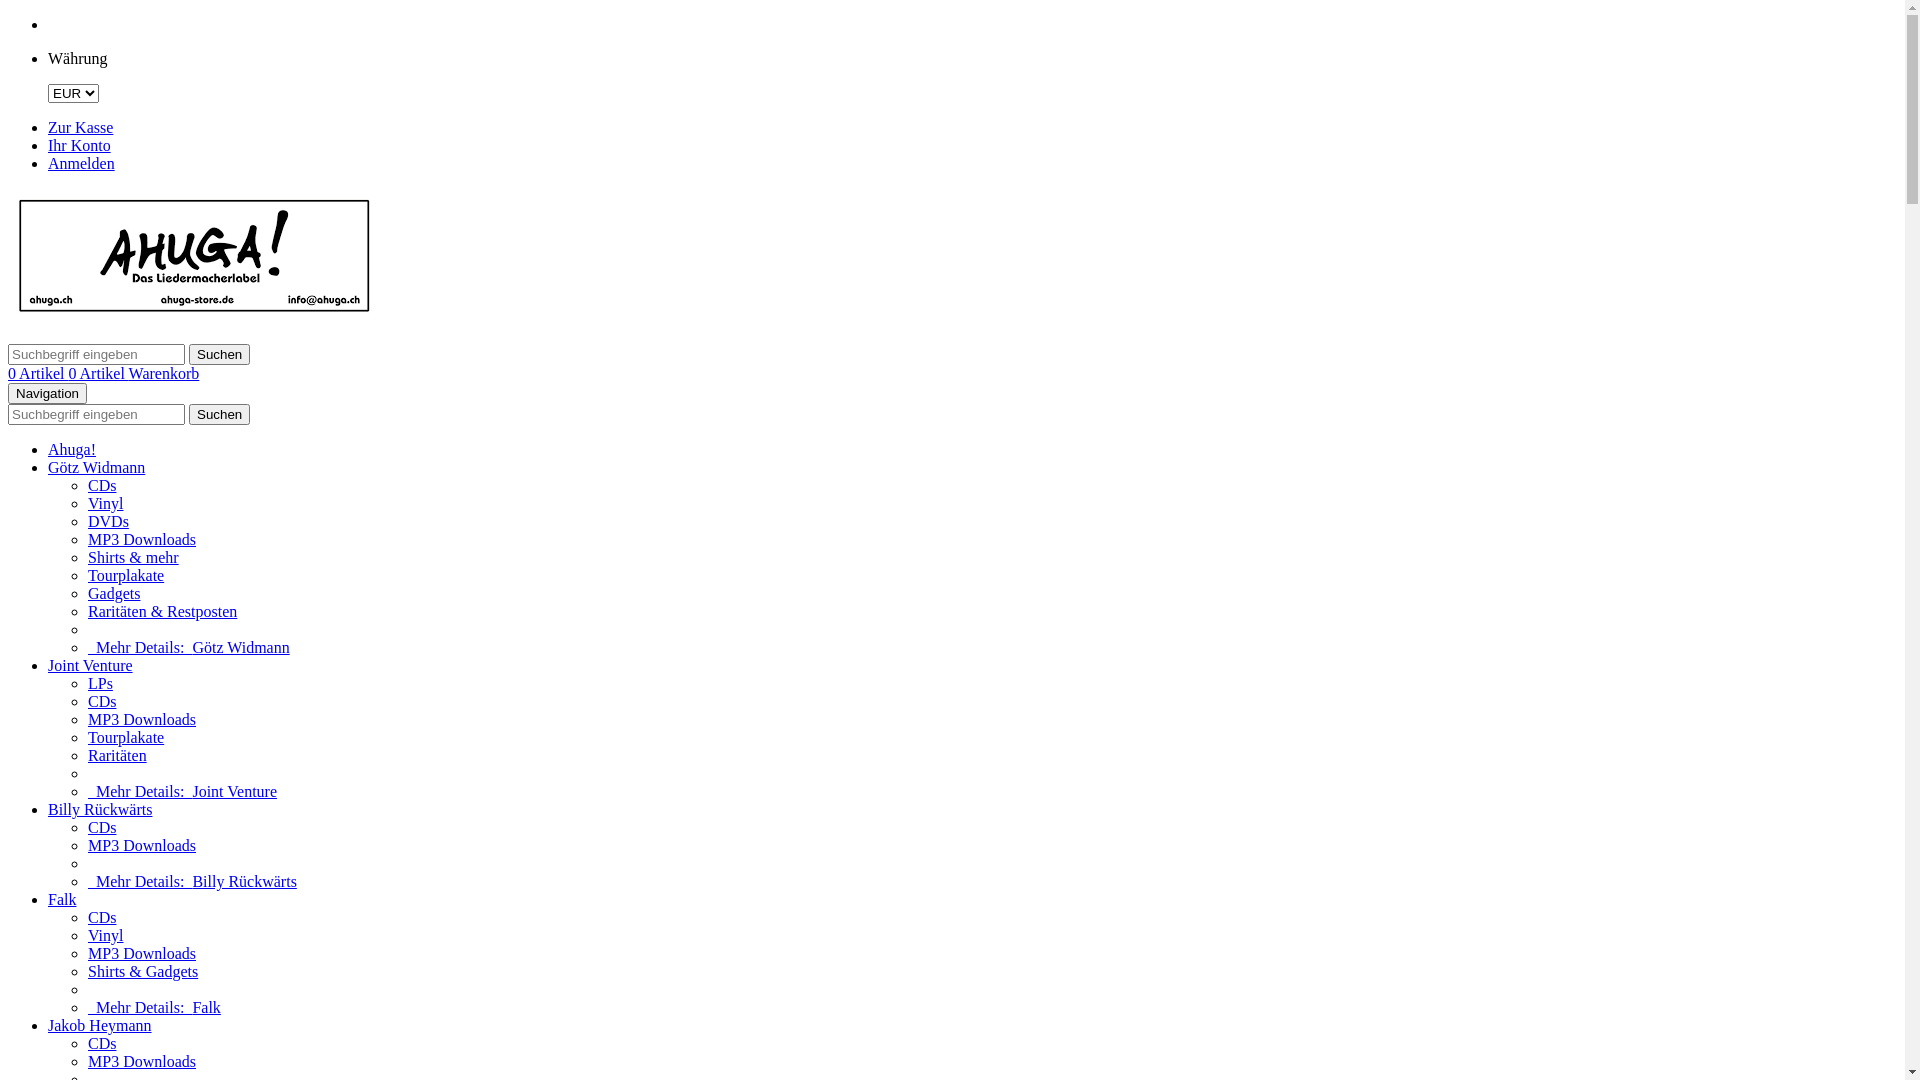 This screenshot has height=1080, width=1920. Describe the element at coordinates (96, 373) in the screenshot. I see `'0 Artikel'` at that location.